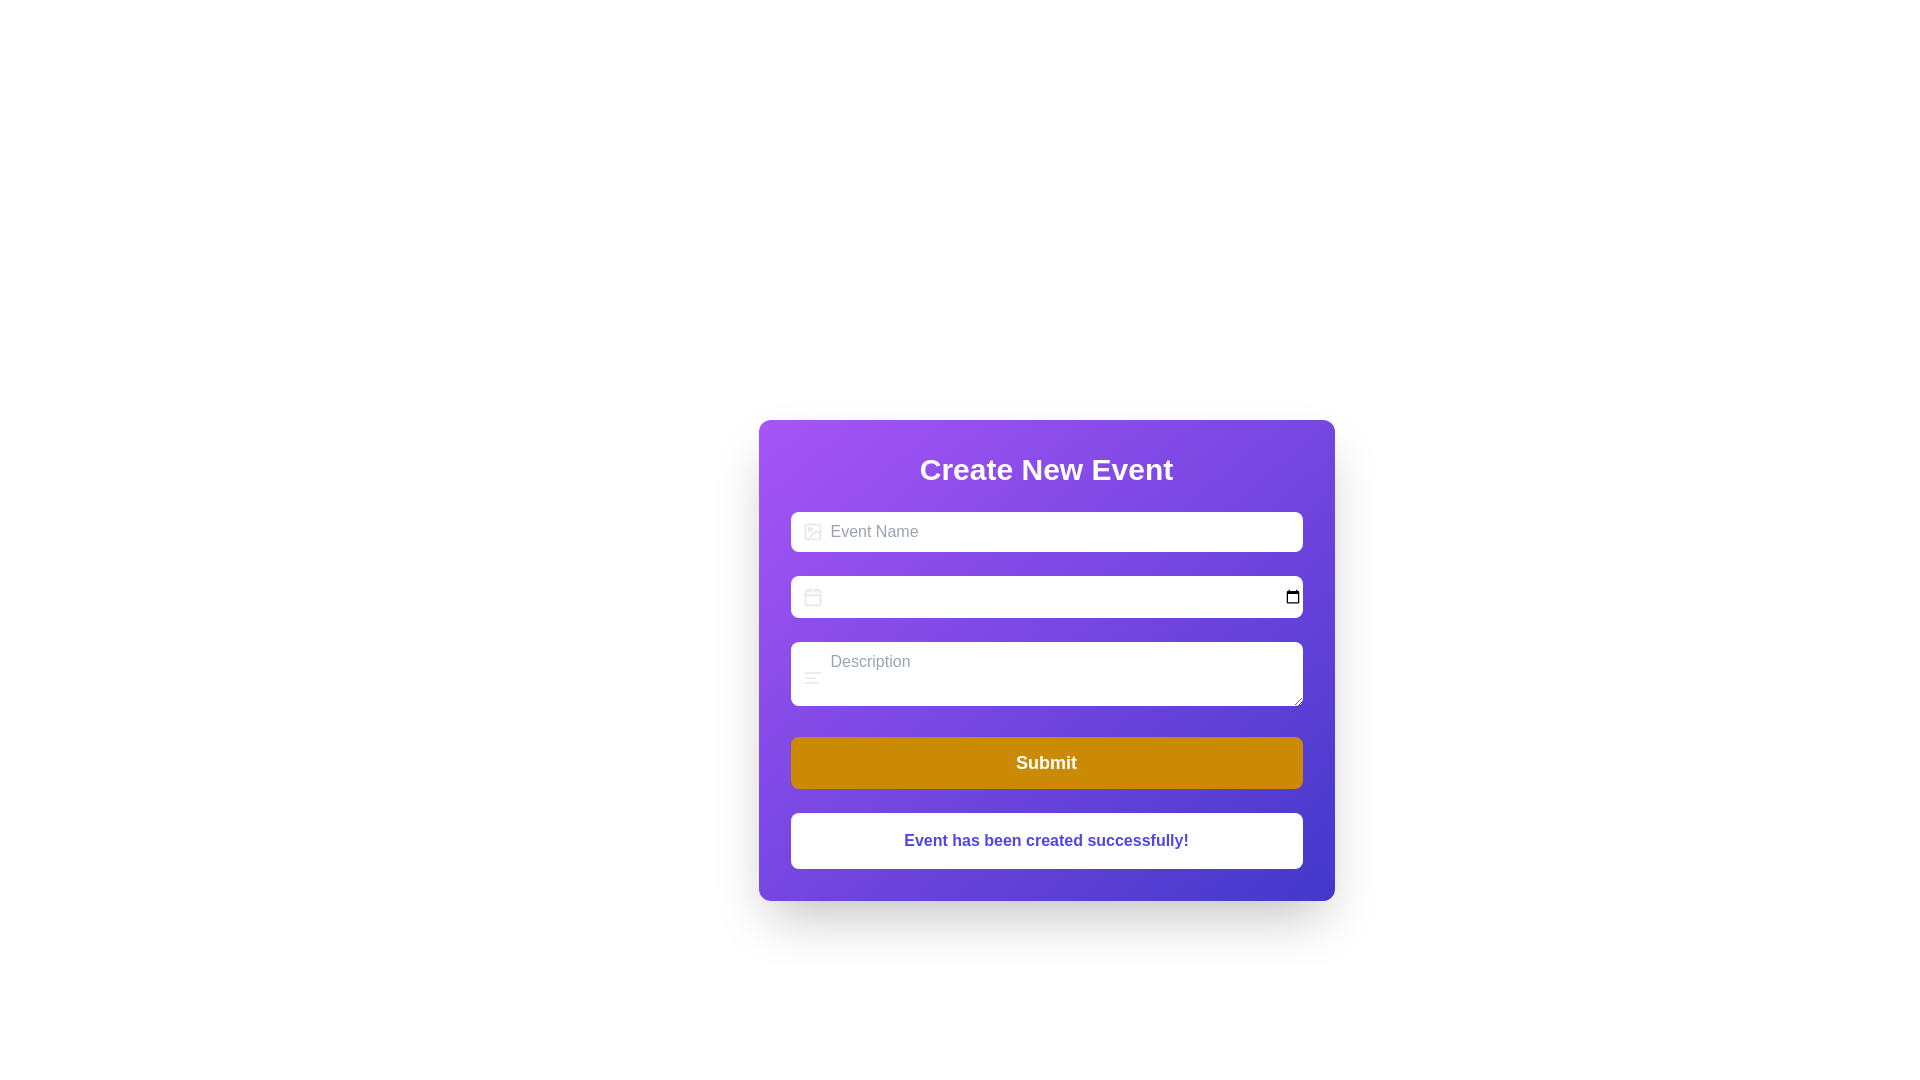  Describe the element at coordinates (1045, 596) in the screenshot. I see `the date picker input field, which is styled with rounded corners and a light background, located beneath the 'Event Name' input field and above the 'Description' textbox` at that location.